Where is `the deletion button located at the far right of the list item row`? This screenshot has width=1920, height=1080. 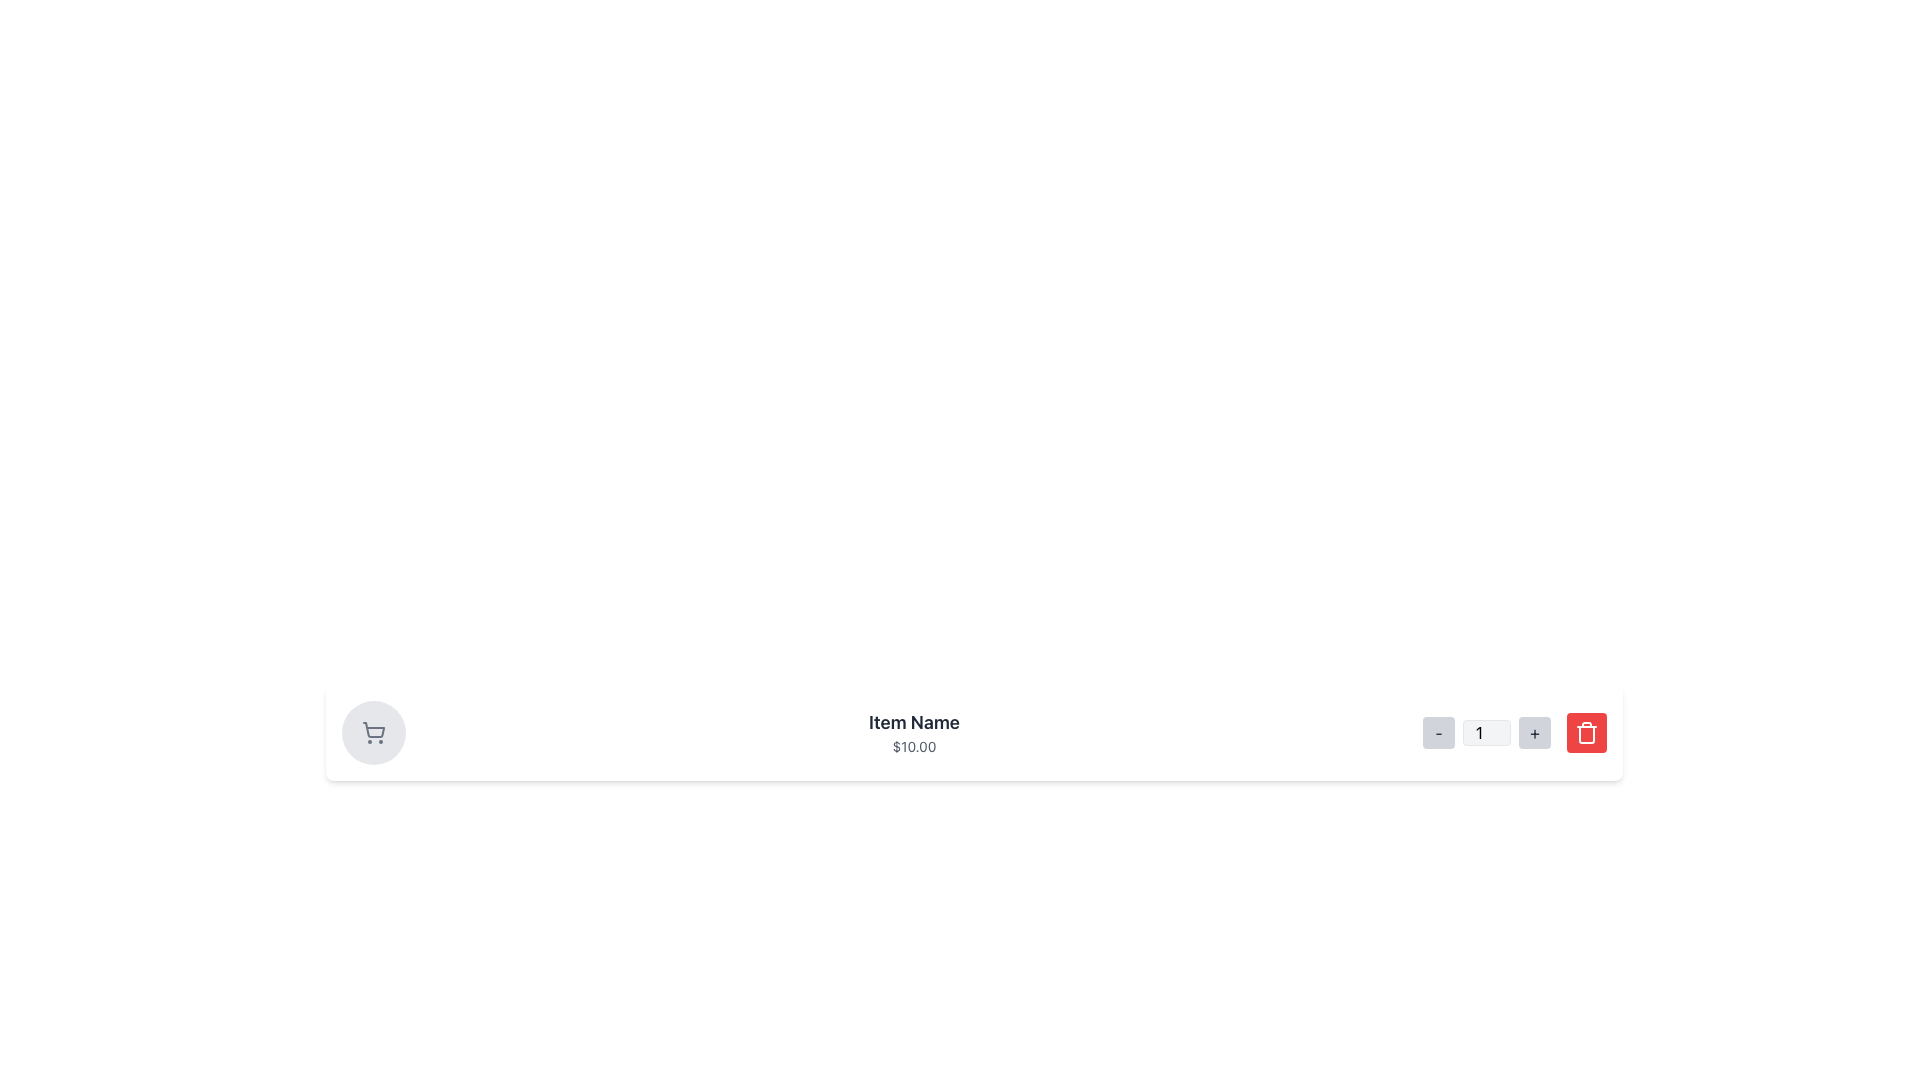
the deletion button located at the far right of the list item row is located at coordinates (1586, 732).